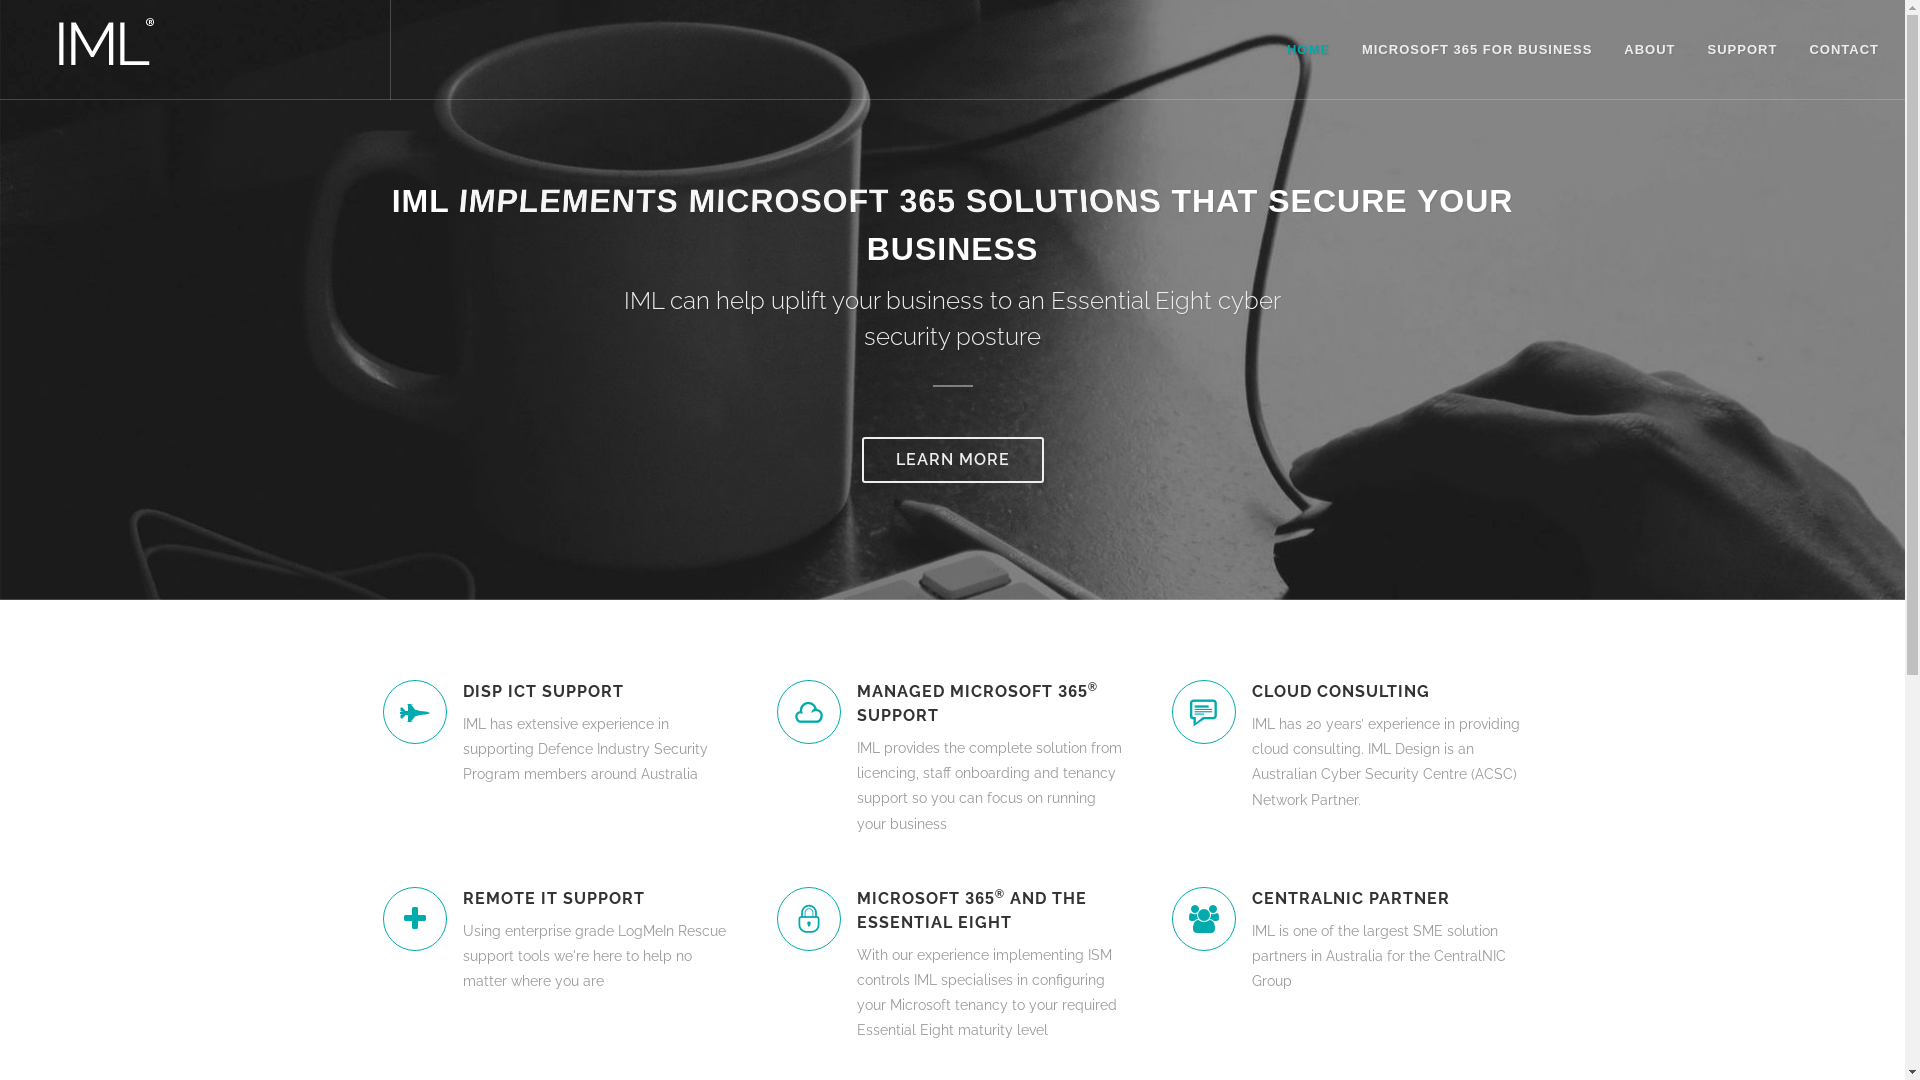 The height and width of the screenshot is (1080, 1920). What do you see at coordinates (1251, 690) in the screenshot?
I see `'CLOUD CONSULTING'` at bounding box center [1251, 690].